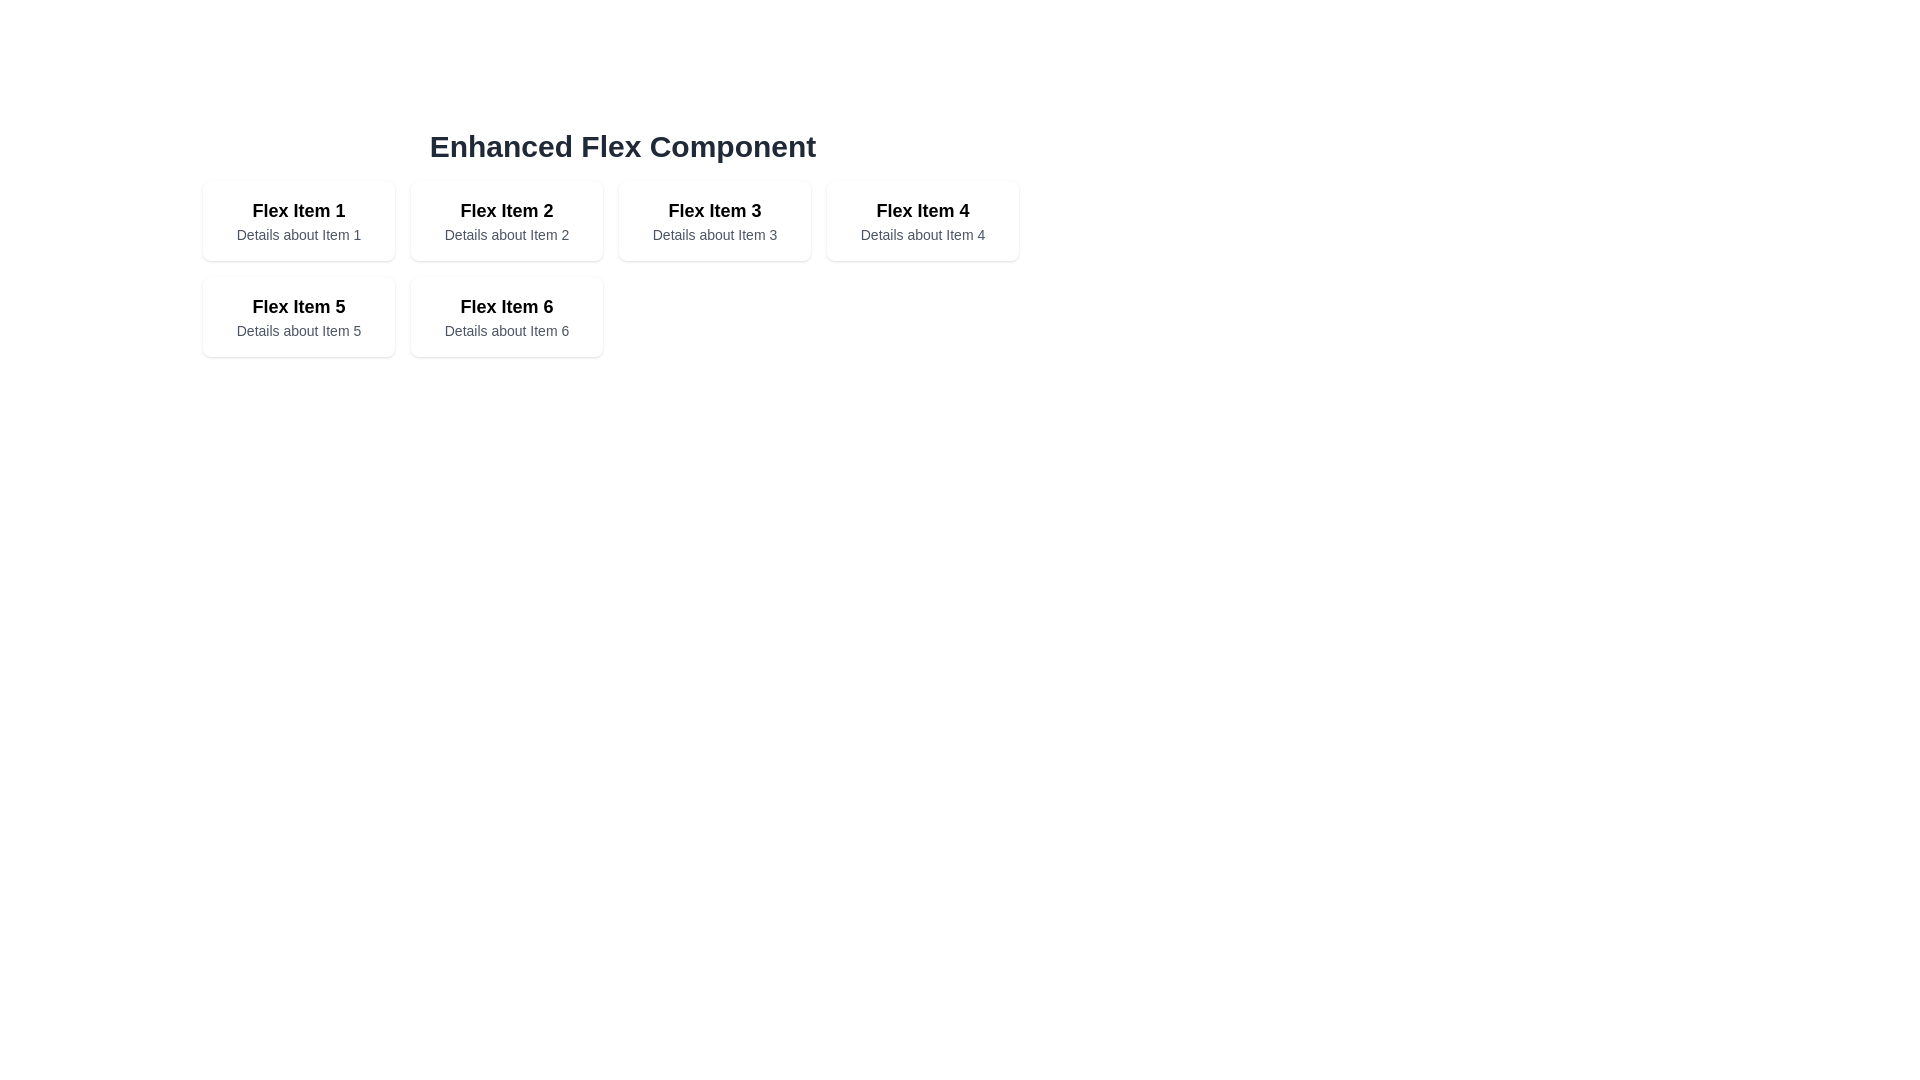 The width and height of the screenshot is (1920, 1080). I want to click on the descriptive text element associated with 'Flex Item 2' located at the bottom of the second card in the grid layout, so click(507, 234).